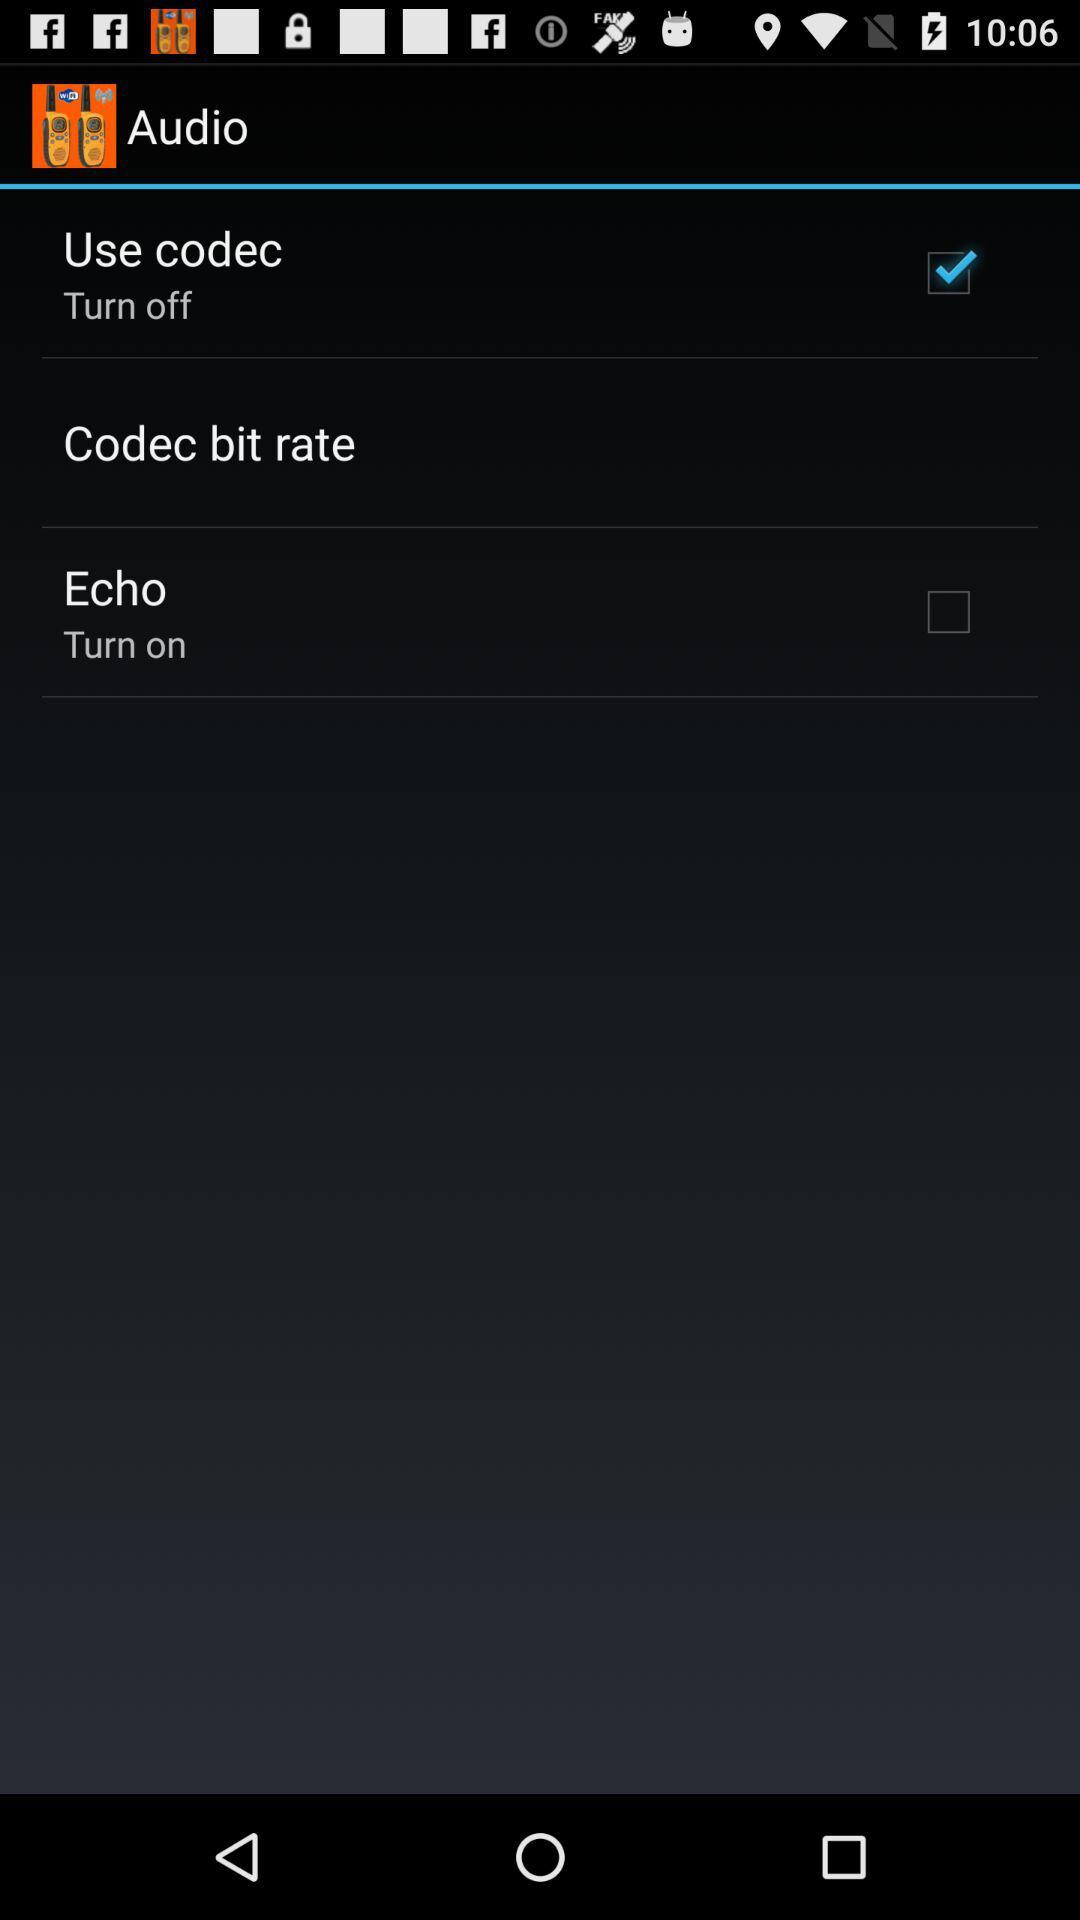 The height and width of the screenshot is (1920, 1080). What do you see at coordinates (124, 643) in the screenshot?
I see `the icon on the left` at bounding box center [124, 643].